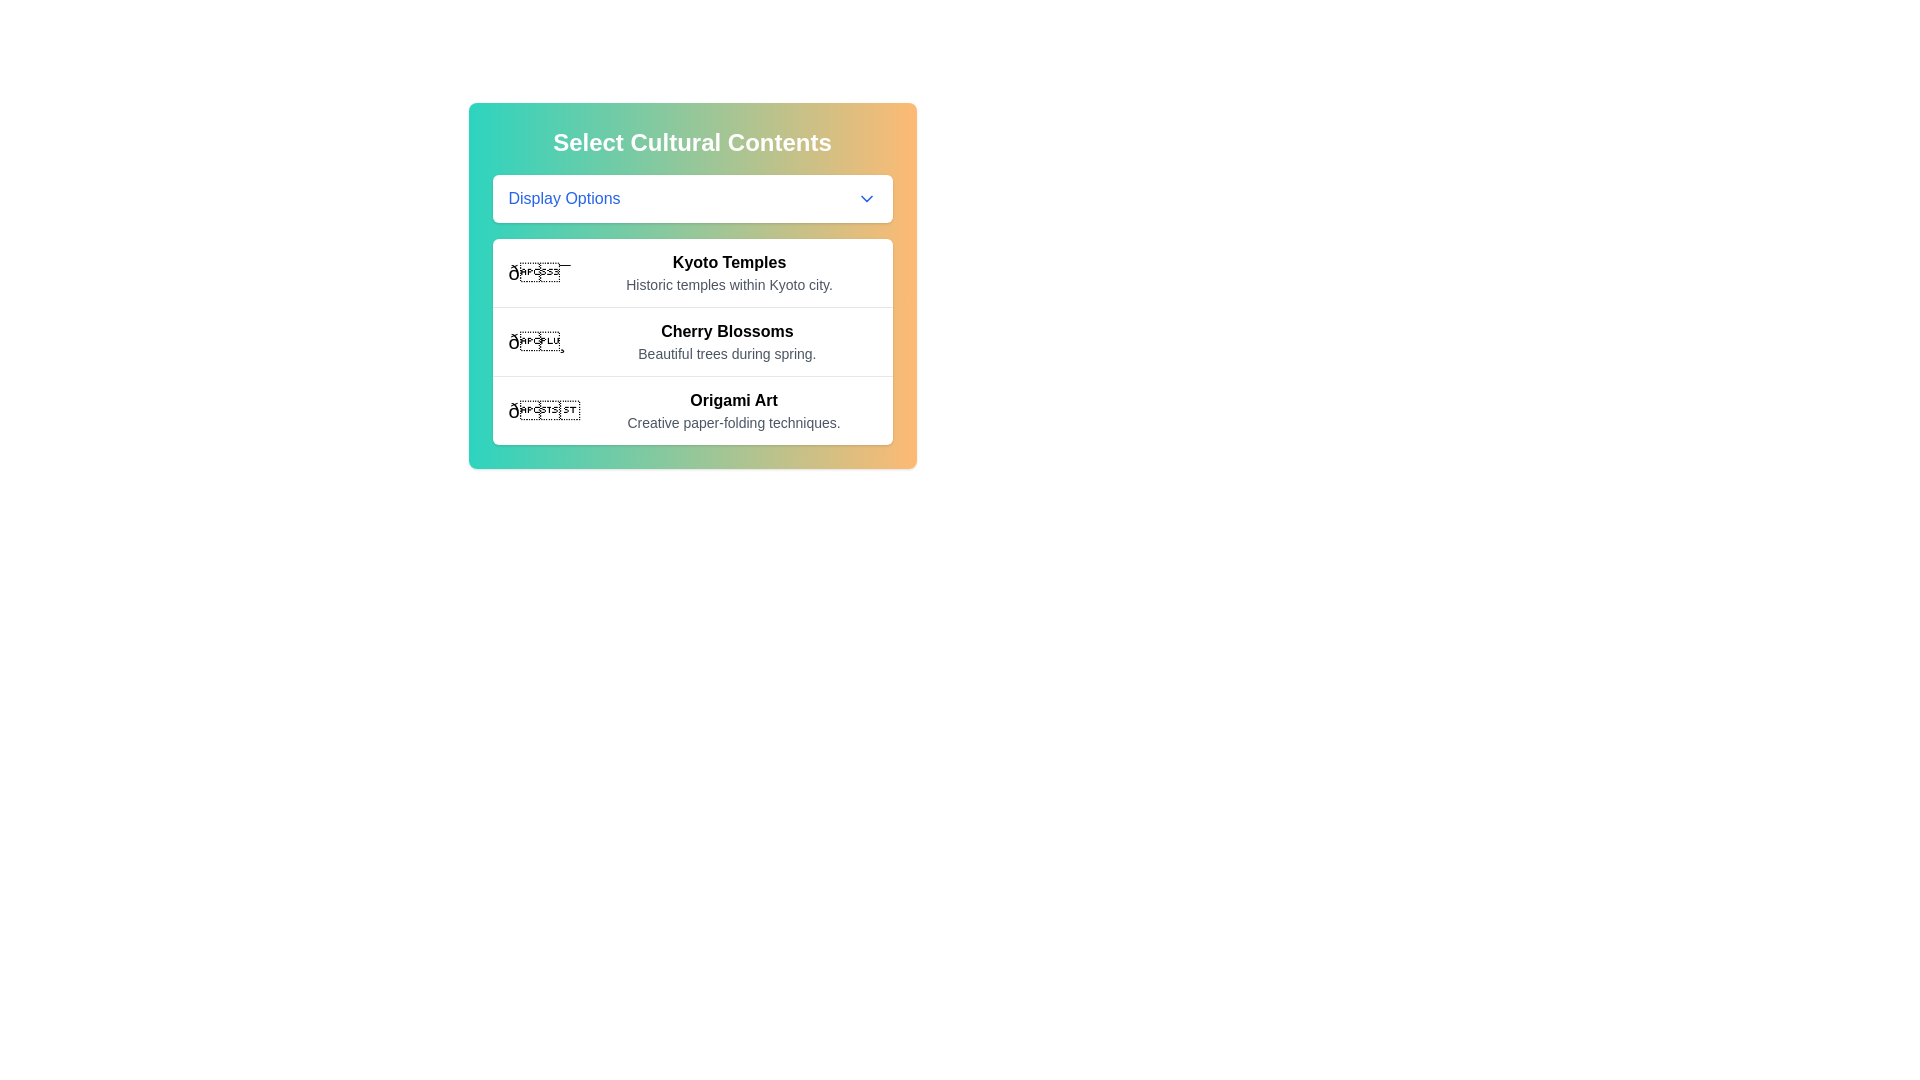 The height and width of the screenshot is (1080, 1920). What do you see at coordinates (733, 410) in the screenshot?
I see `the text block titled 'Origami Art' with the description 'Creative paper-folding techniques.'` at bounding box center [733, 410].